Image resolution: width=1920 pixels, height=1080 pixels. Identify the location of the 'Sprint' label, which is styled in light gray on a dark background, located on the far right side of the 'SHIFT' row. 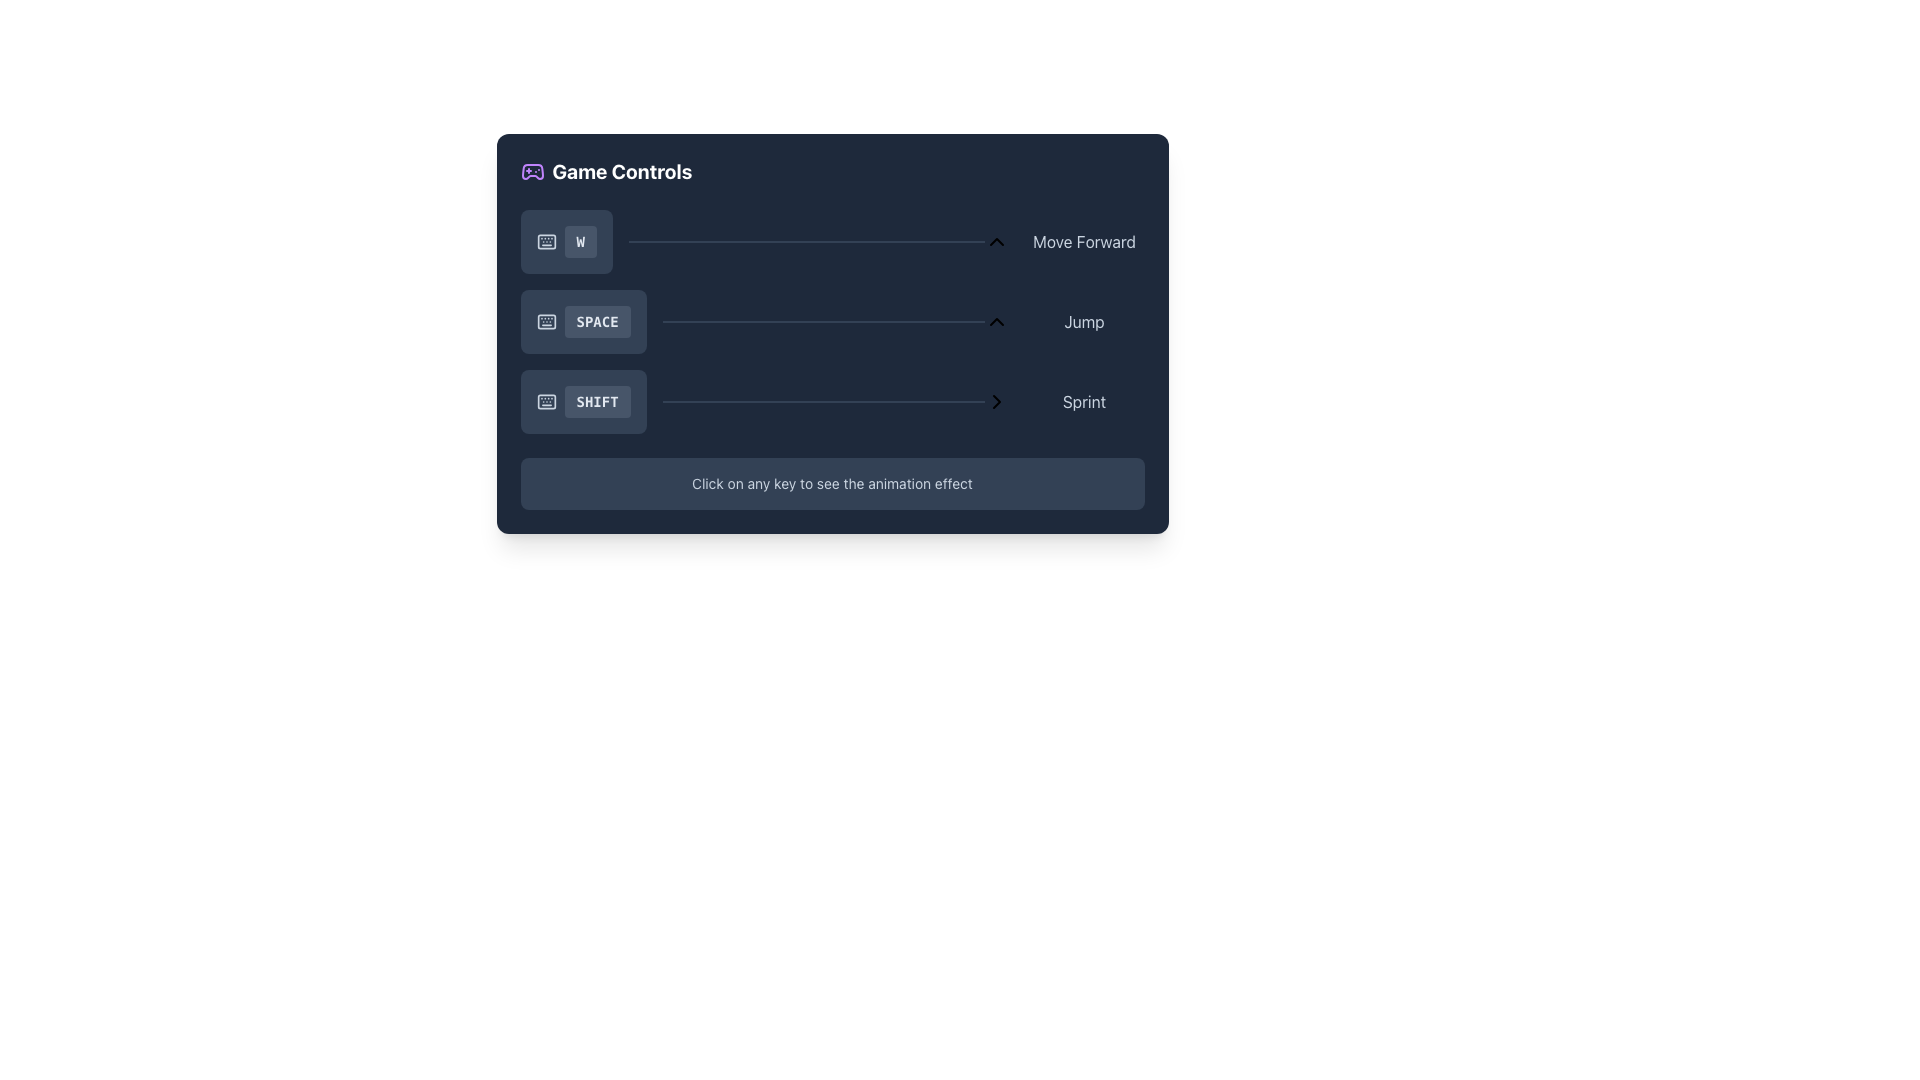
(1083, 401).